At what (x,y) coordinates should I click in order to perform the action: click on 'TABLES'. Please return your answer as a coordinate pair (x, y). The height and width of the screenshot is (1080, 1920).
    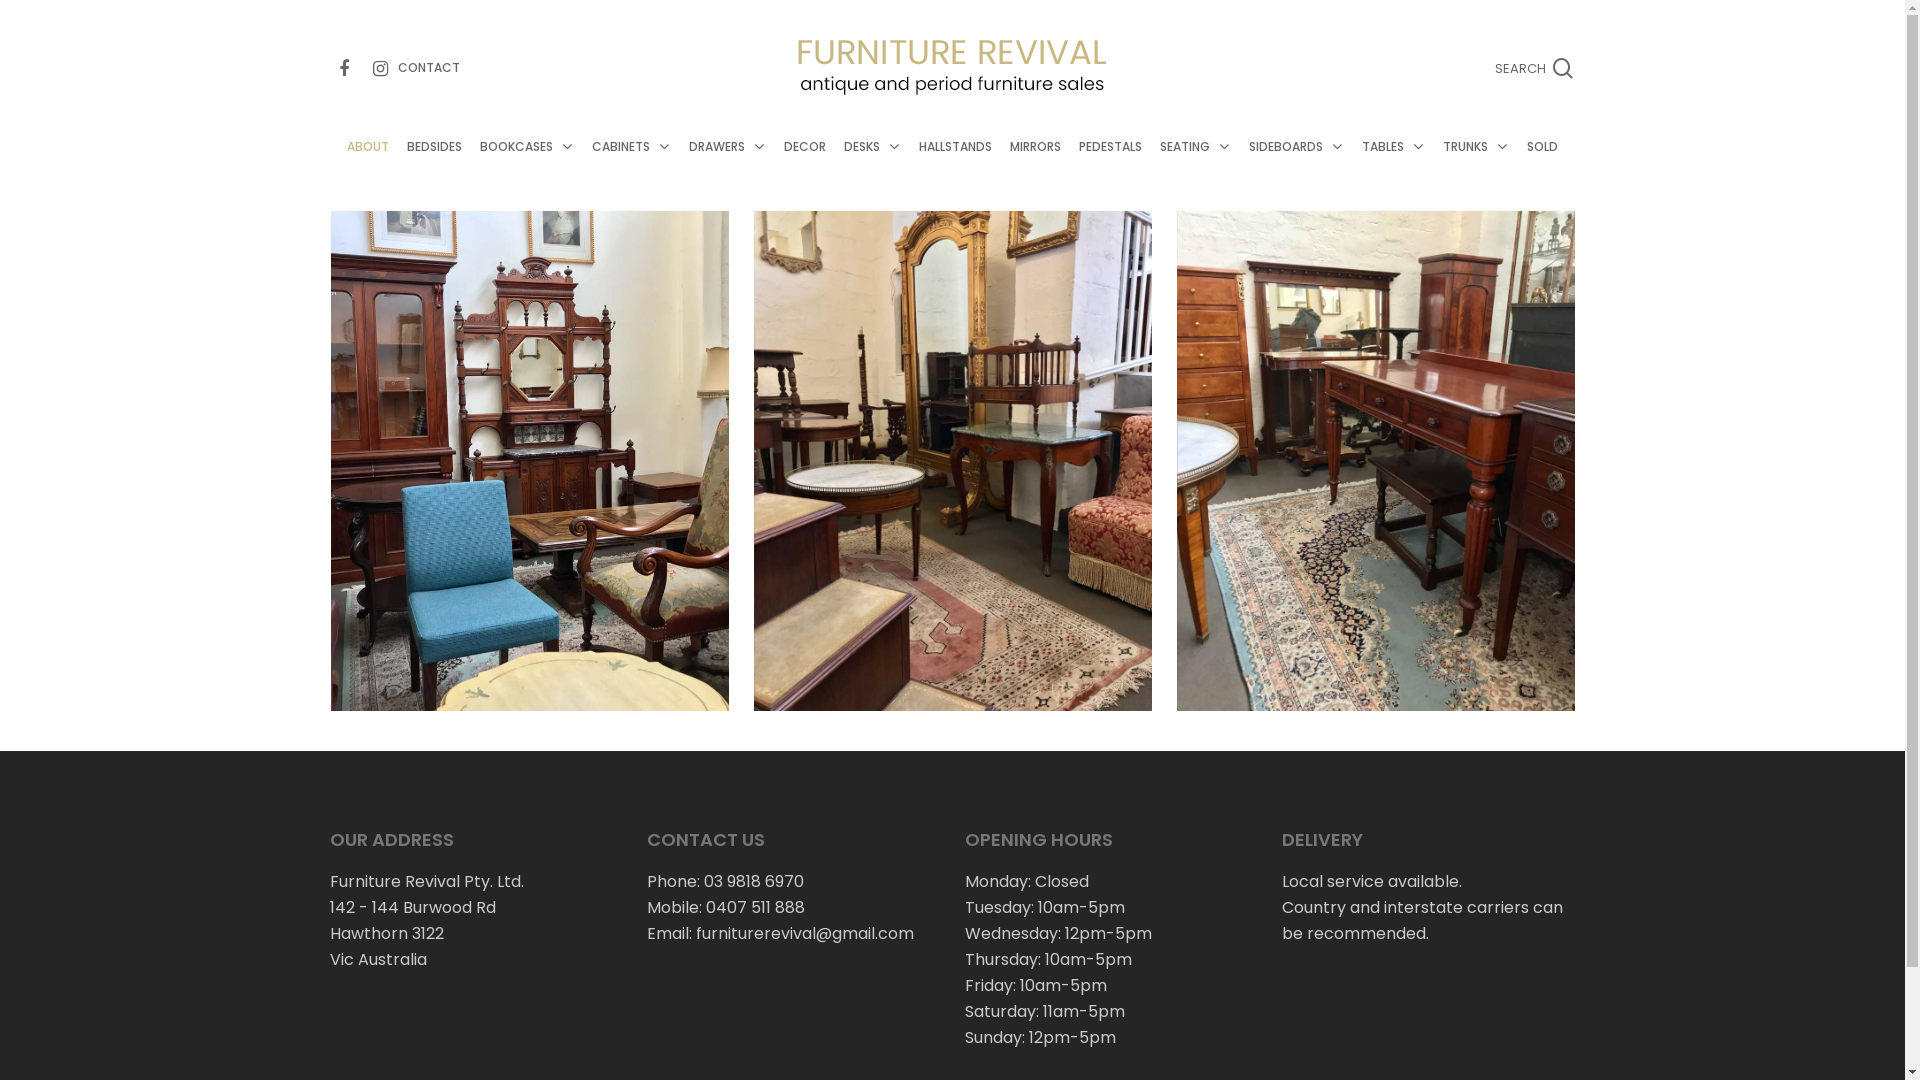
    Looking at the image, I should click on (1392, 165).